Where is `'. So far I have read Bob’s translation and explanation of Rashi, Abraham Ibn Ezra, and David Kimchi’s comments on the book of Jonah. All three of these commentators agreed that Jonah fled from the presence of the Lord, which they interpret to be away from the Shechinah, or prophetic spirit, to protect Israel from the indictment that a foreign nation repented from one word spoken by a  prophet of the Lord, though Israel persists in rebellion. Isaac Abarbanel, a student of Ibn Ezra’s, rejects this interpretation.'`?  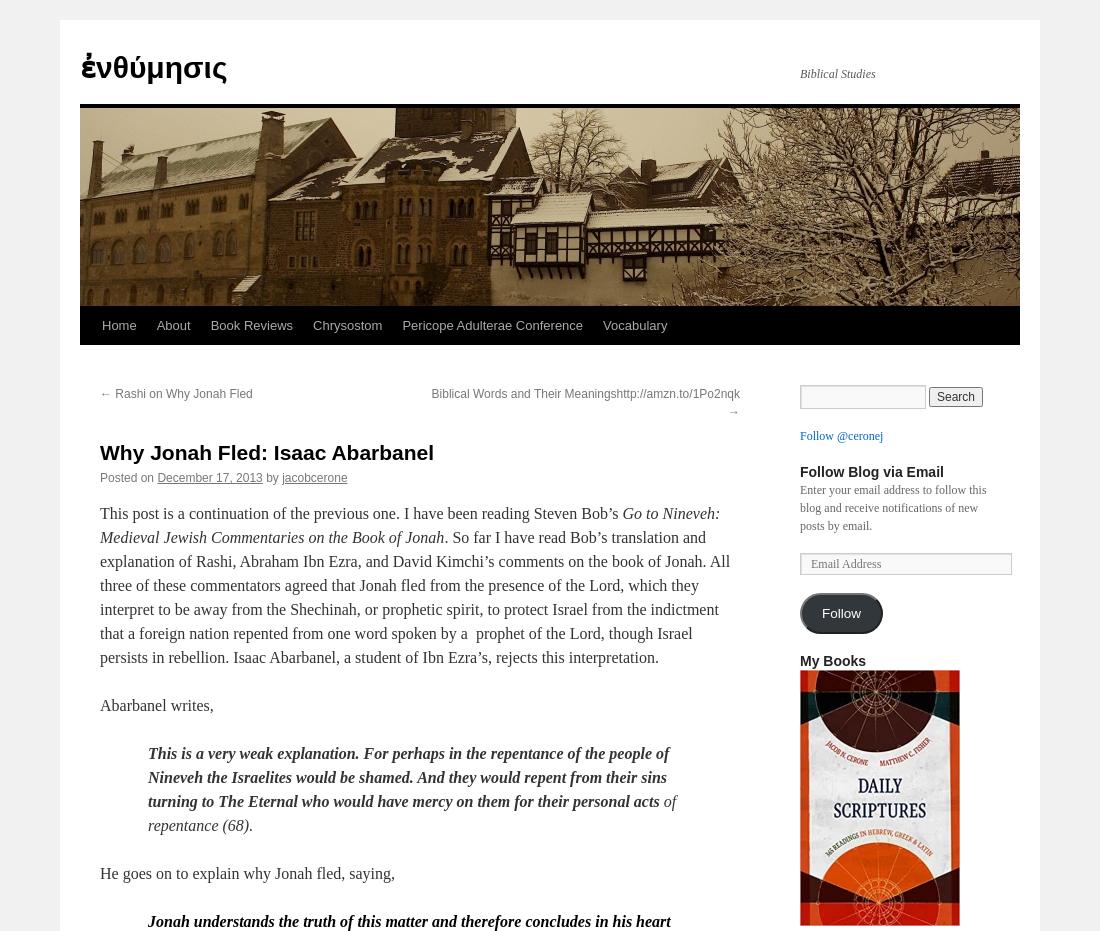 '. So far I have read Bob’s translation and explanation of Rashi, Abraham Ibn Ezra, and David Kimchi’s comments on the book of Jonah. All three of these commentators agreed that Jonah fled from the presence of the Lord, which they interpret to be away from the Shechinah, or prophetic spirit, to protect Israel from the indictment that a foreign nation repented from one word spoken by a  prophet of the Lord, though Israel persists in rebellion. Isaac Abarbanel, a student of Ibn Ezra’s, rejects this interpretation.' is located at coordinates (414, 596).